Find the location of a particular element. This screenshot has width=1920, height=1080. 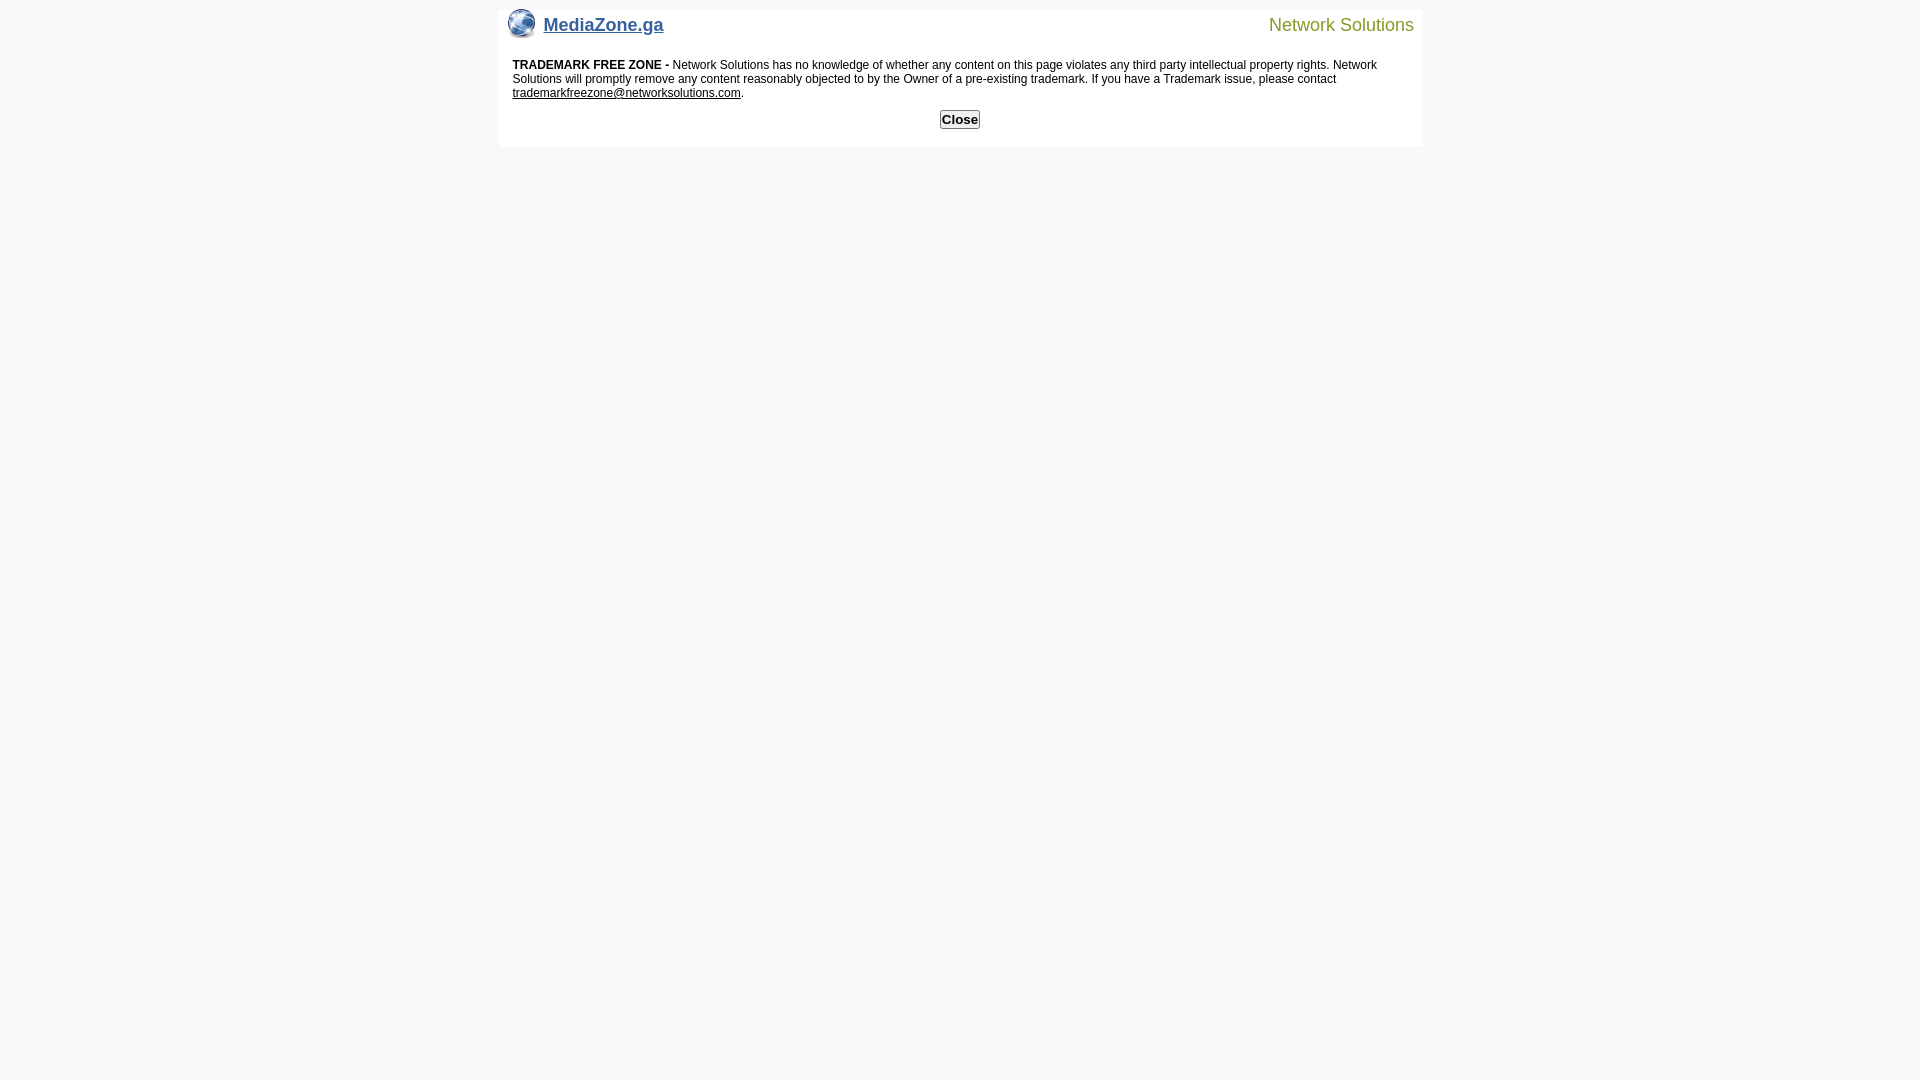

'trademarkfreezone@networksolutions.com' is located at coordinates (624, 92).